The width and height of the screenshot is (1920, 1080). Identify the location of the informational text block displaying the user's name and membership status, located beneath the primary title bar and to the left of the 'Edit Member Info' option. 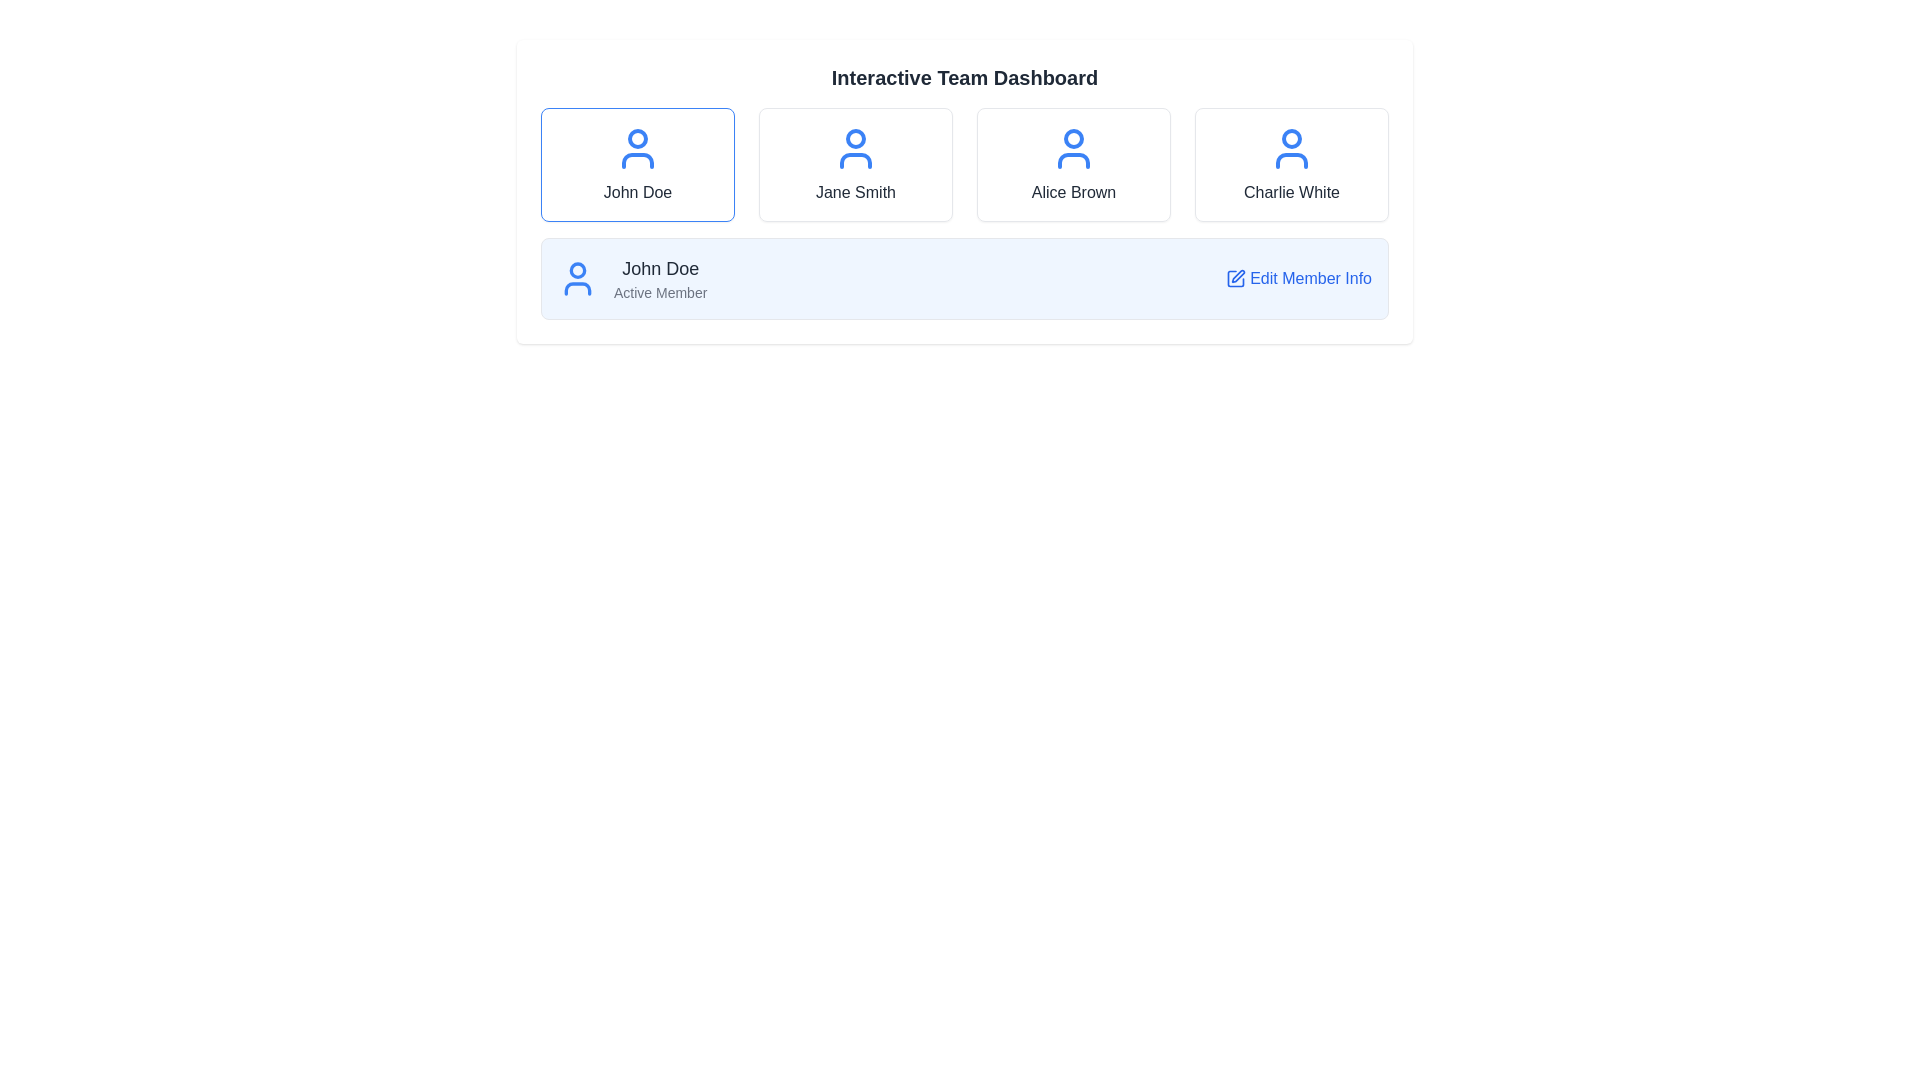
(660, 278).